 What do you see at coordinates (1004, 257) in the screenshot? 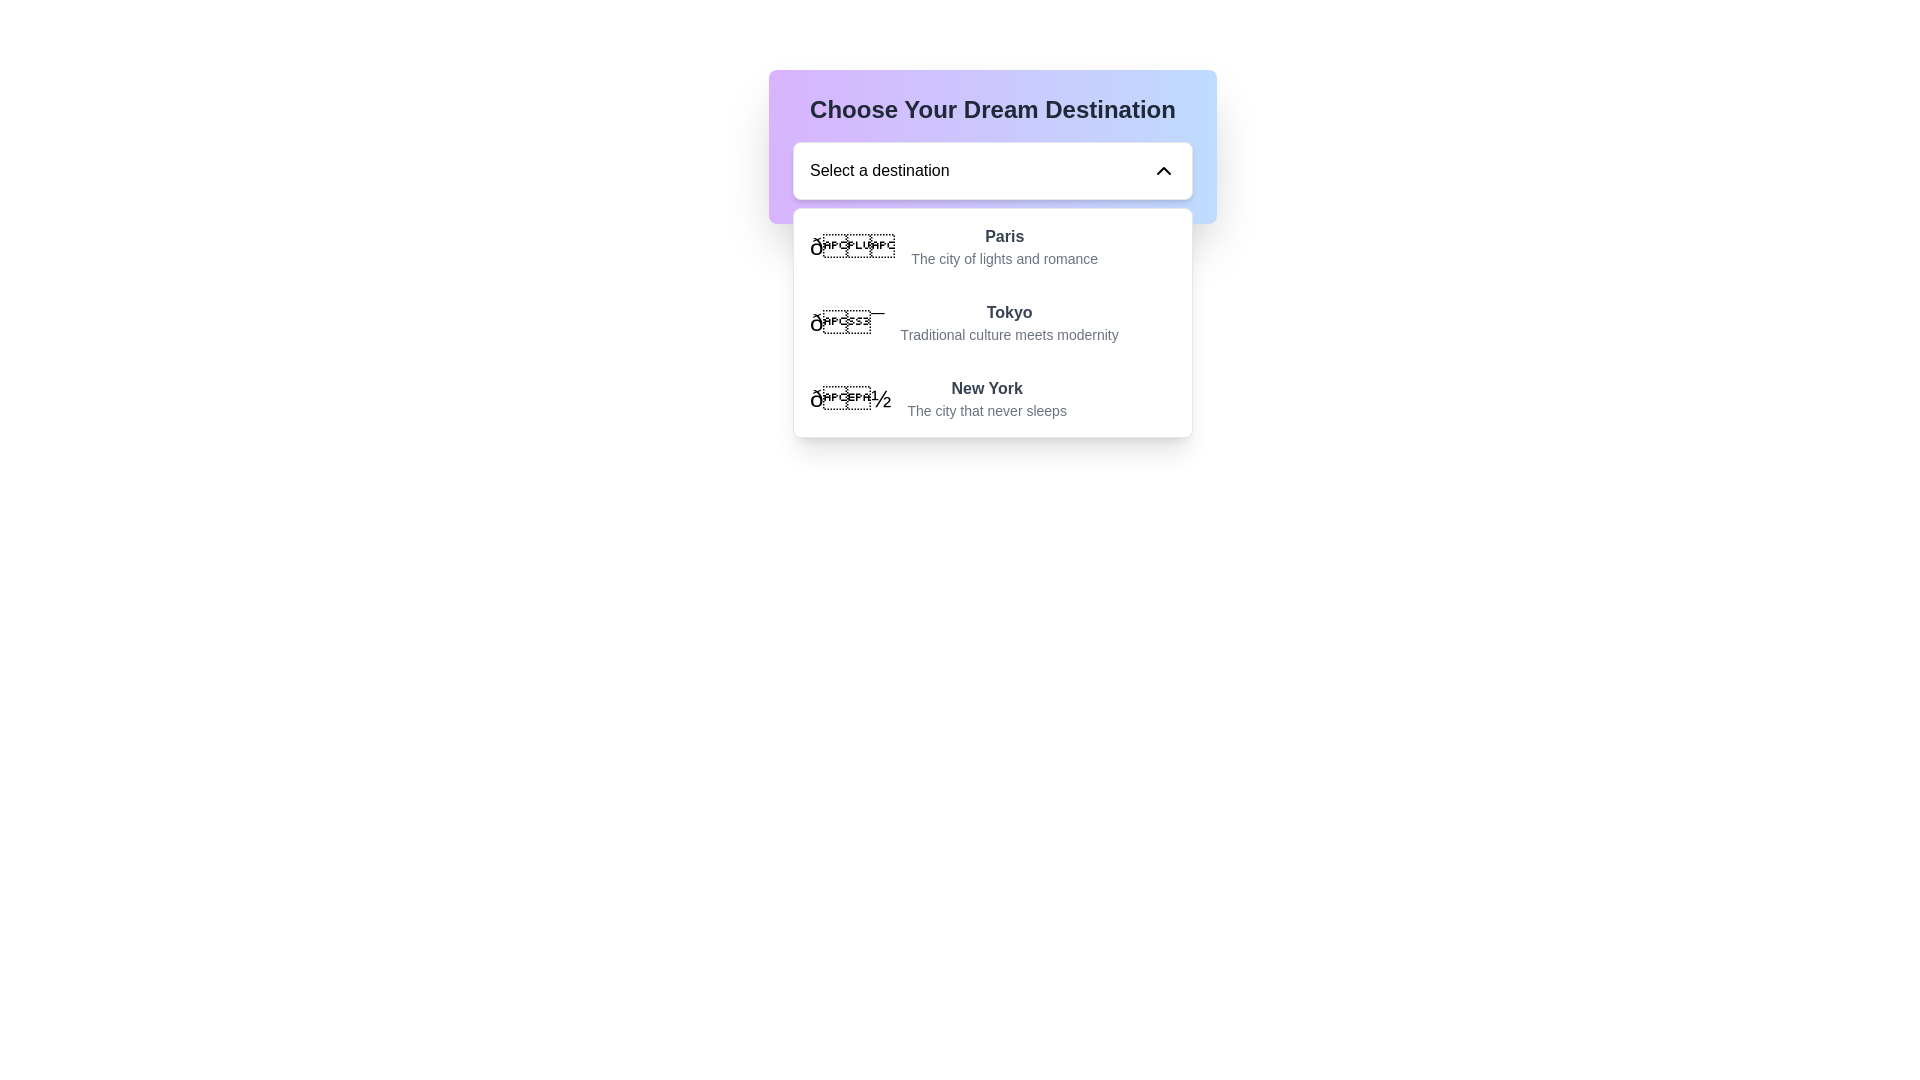
I see `the text label displaying 'The city of lights and romance', which is located below the larger text 'Paris' in the dropdown menu 'Choose Your Dream Destination'` at bounding box center [1004, 257].